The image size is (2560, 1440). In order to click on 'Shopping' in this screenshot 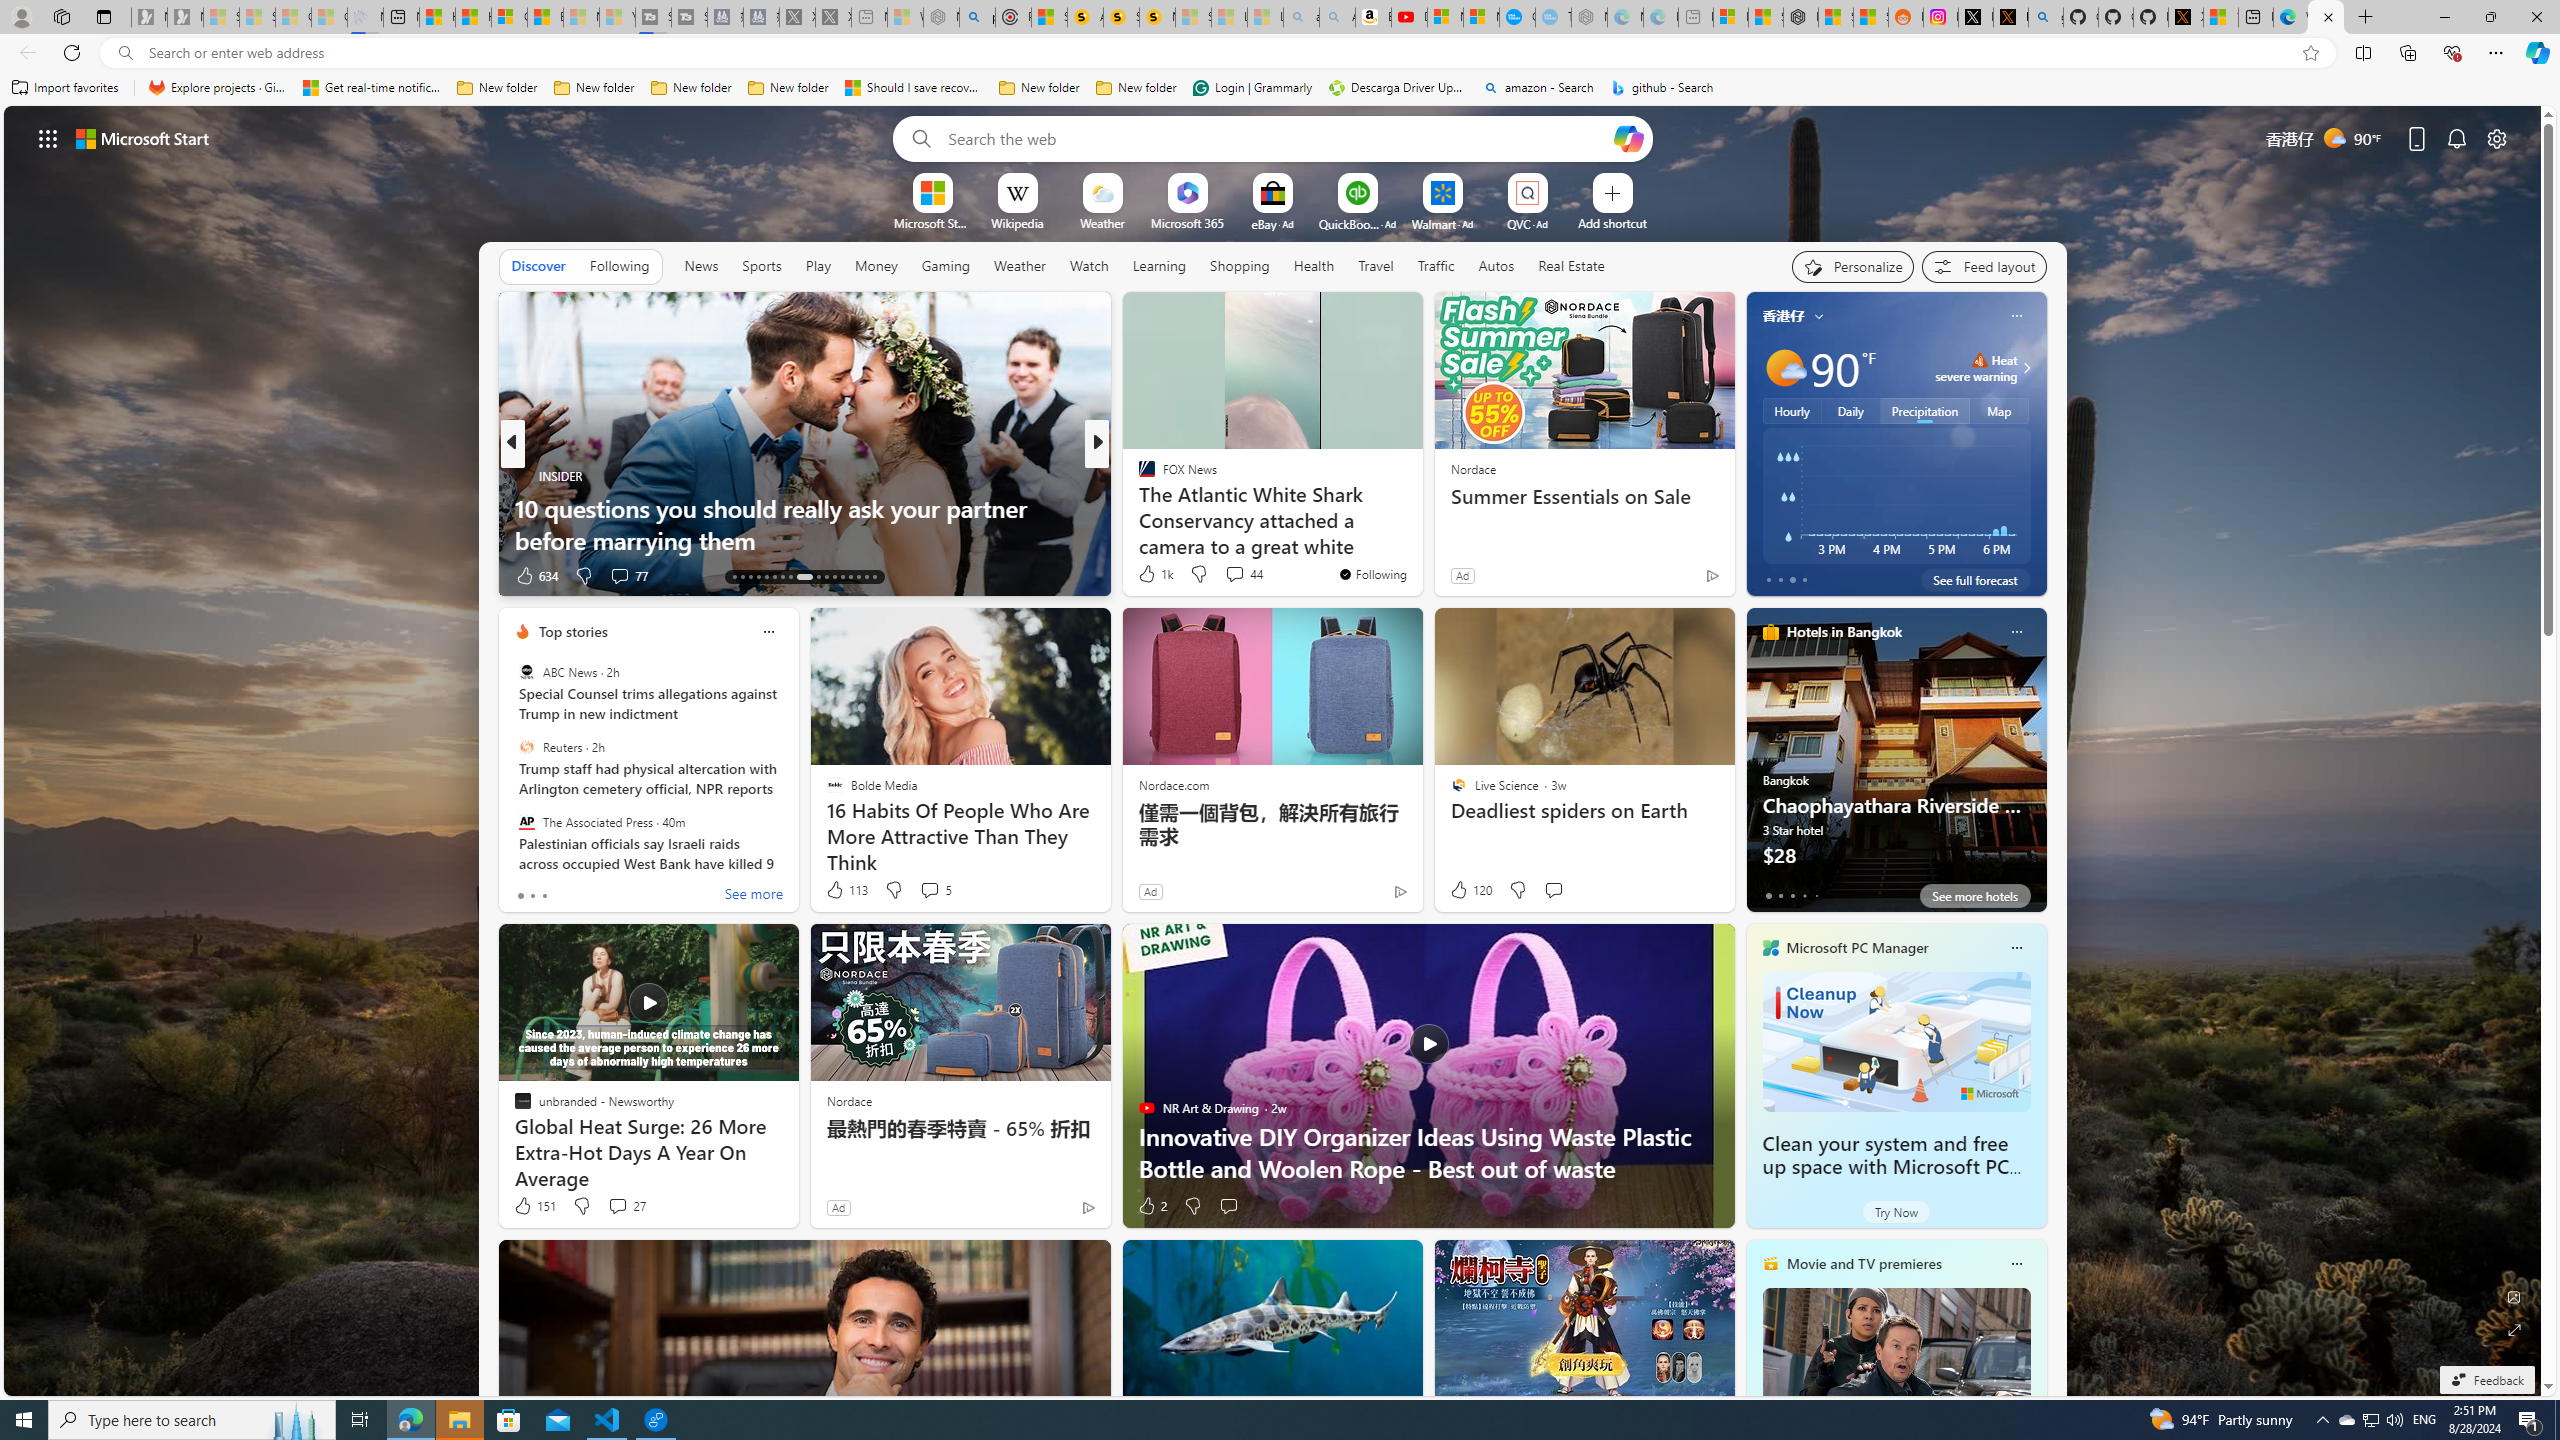, I will do `click(1239, 265)`.